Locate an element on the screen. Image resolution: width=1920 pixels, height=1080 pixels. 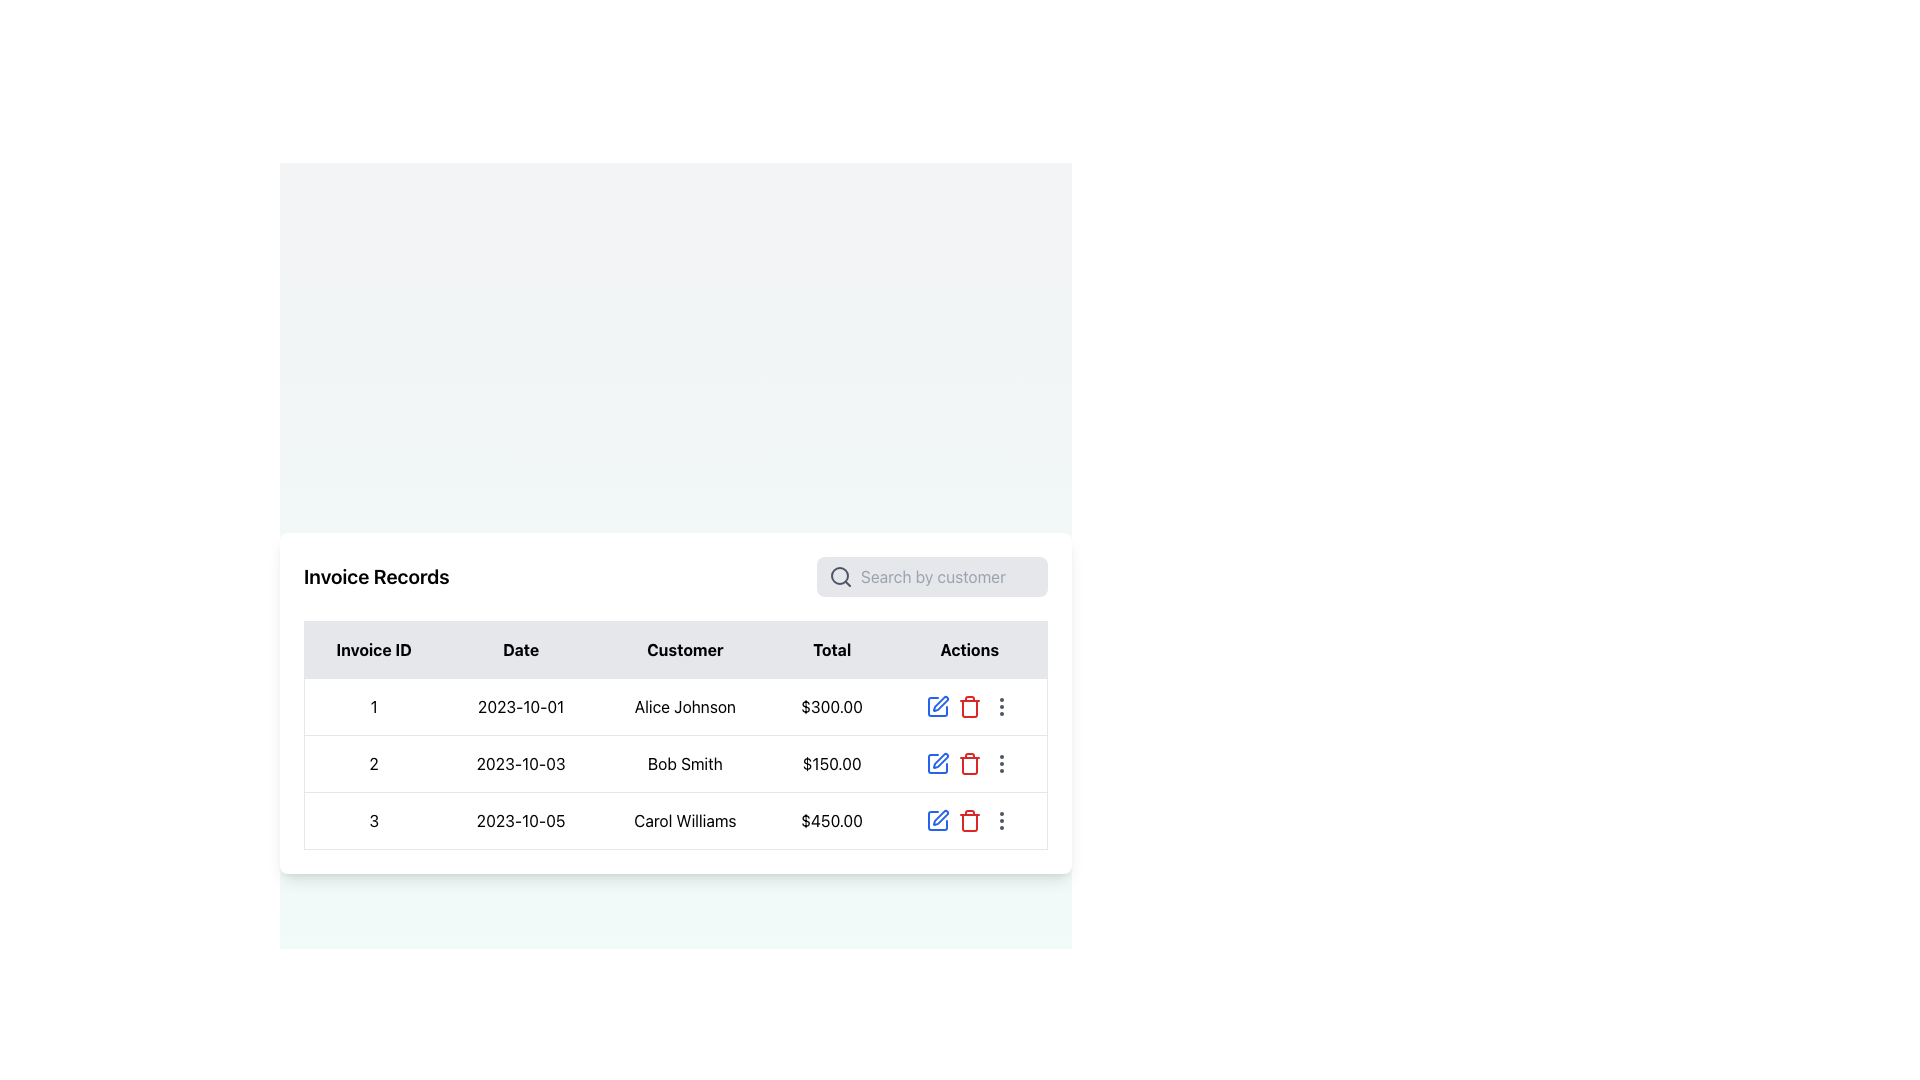
information contained in the third row of the 'Invoice Records' table, which includes the values '3', '2023-10-05', 'Carol Williams', and '$450.00' is located at coordinates (676, 820).